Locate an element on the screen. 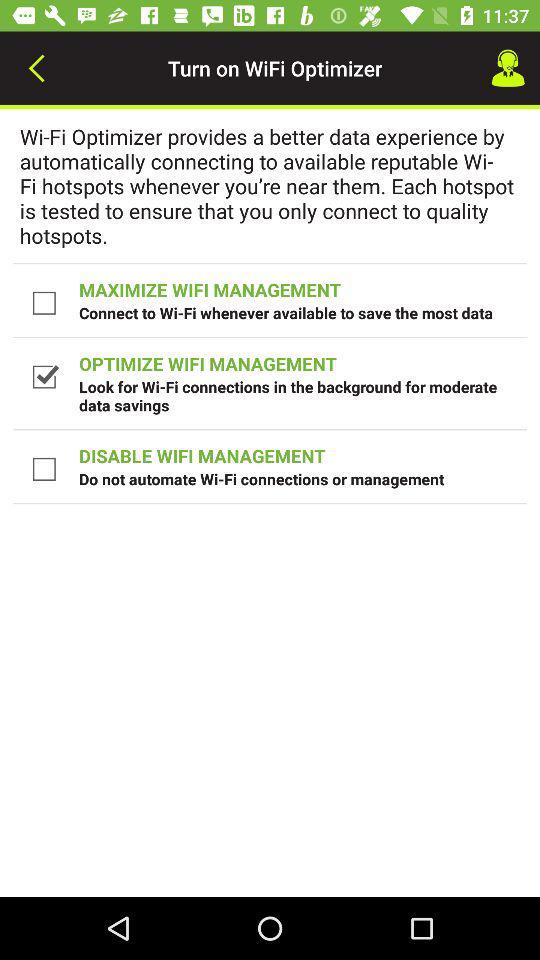 This screenshot has height=960, width=540. icon at the top right corner is located at coordinates (508, 68).